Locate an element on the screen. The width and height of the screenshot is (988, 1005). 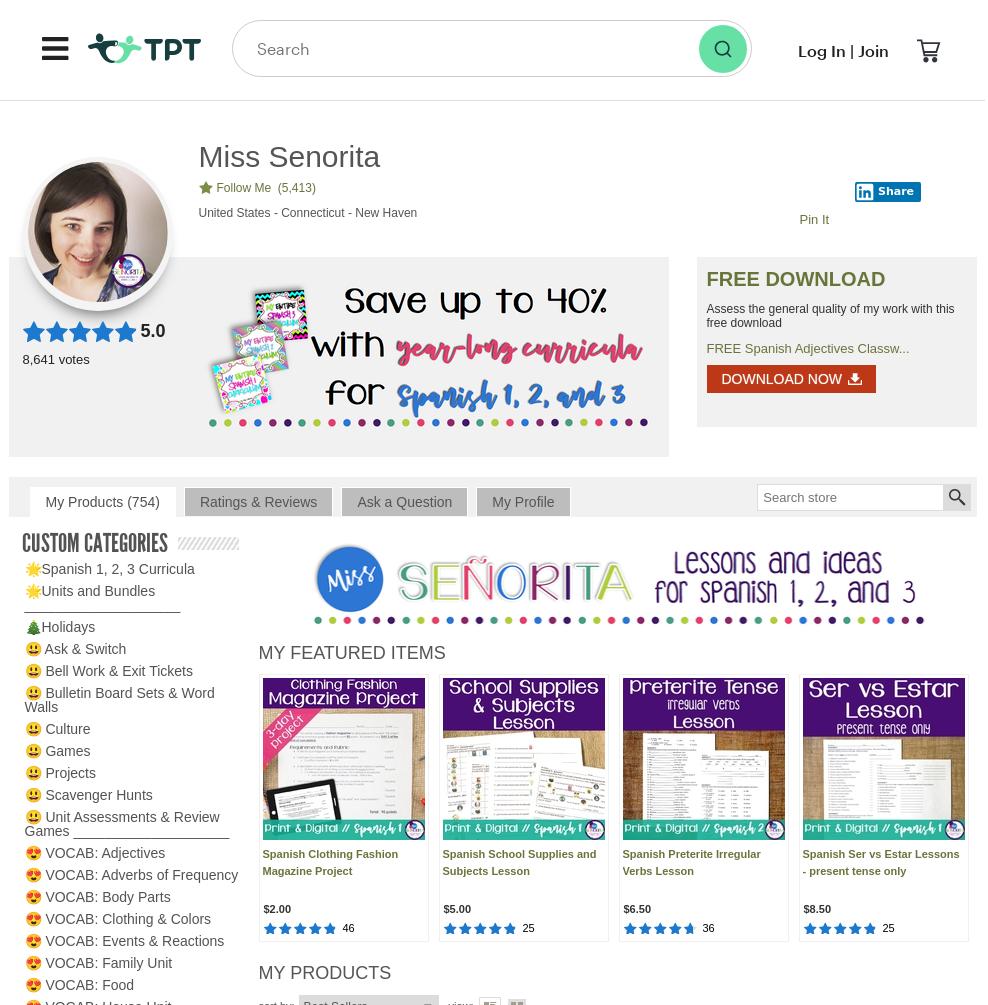
'$5.00' is located at coordinates (443, 908).